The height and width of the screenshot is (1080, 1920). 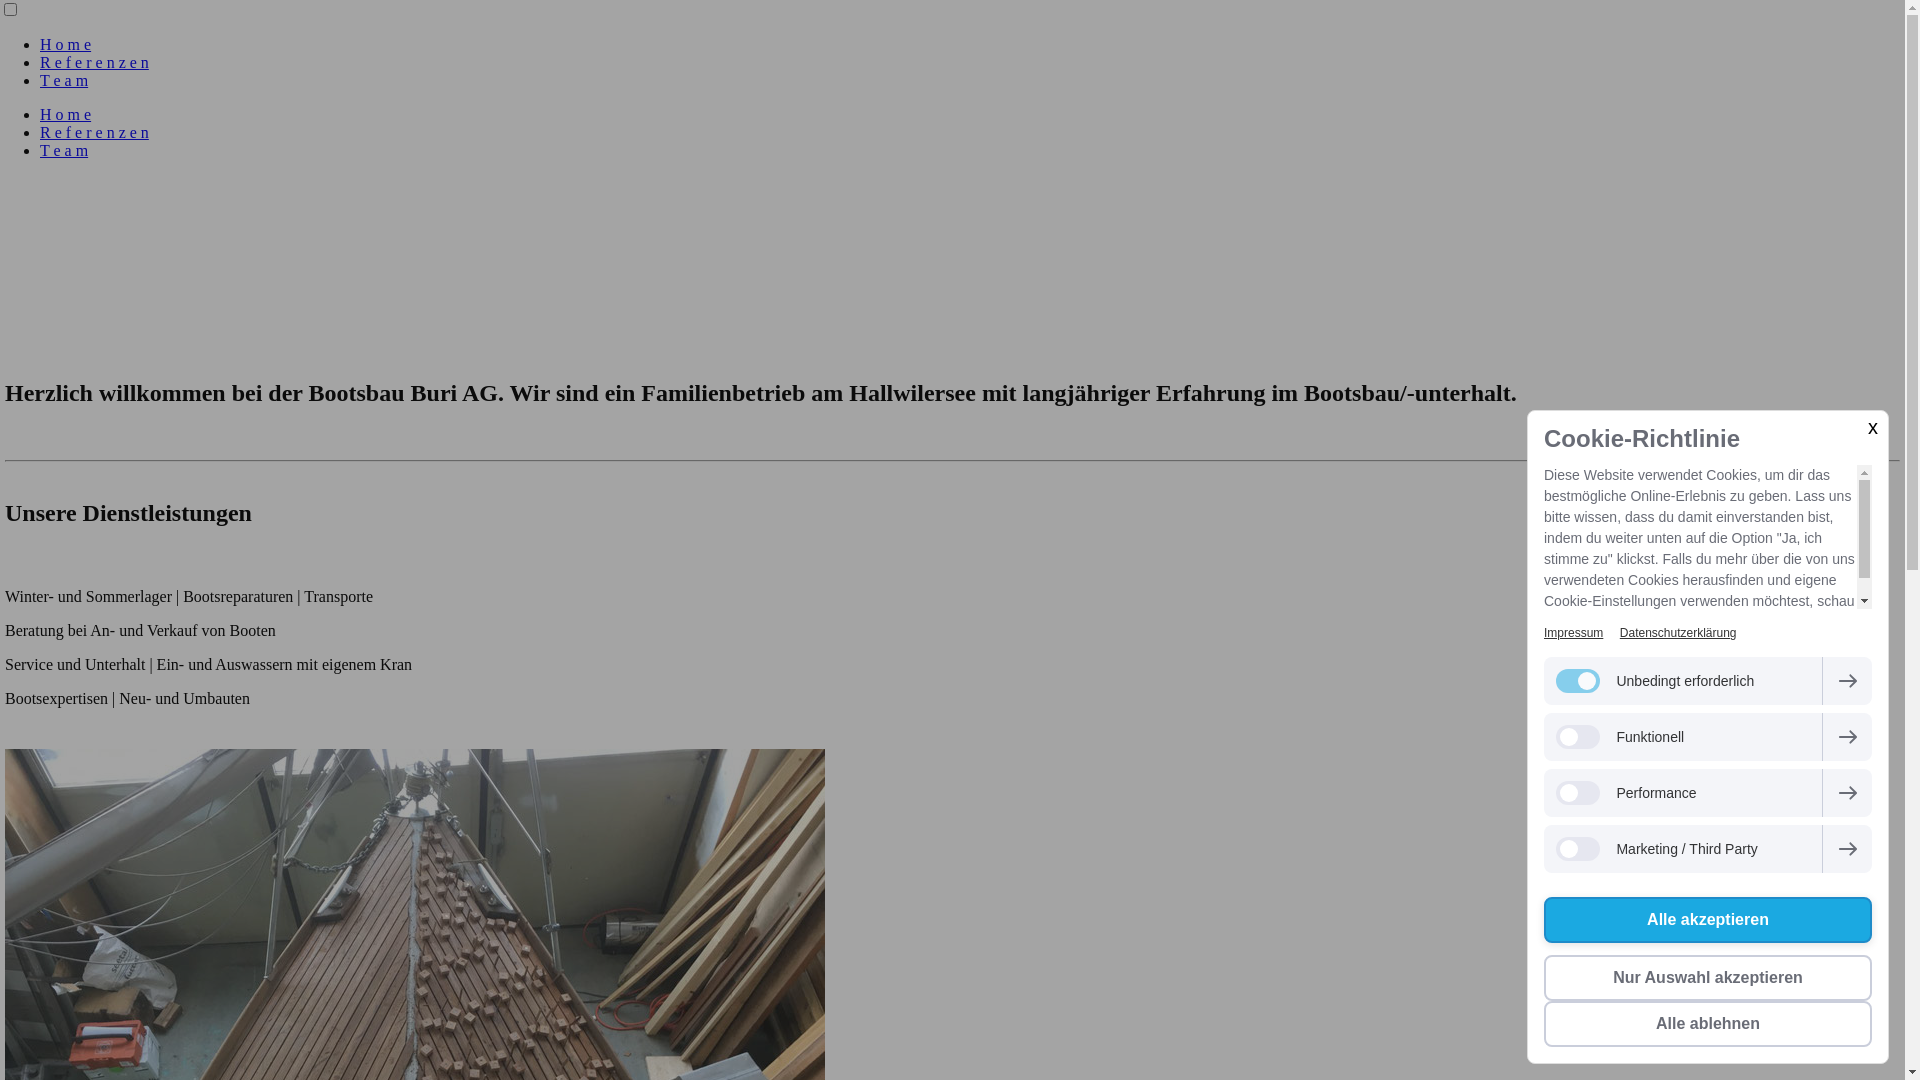 I want to click on 'Alle akzeptieren', so click(x=1707, y=920).